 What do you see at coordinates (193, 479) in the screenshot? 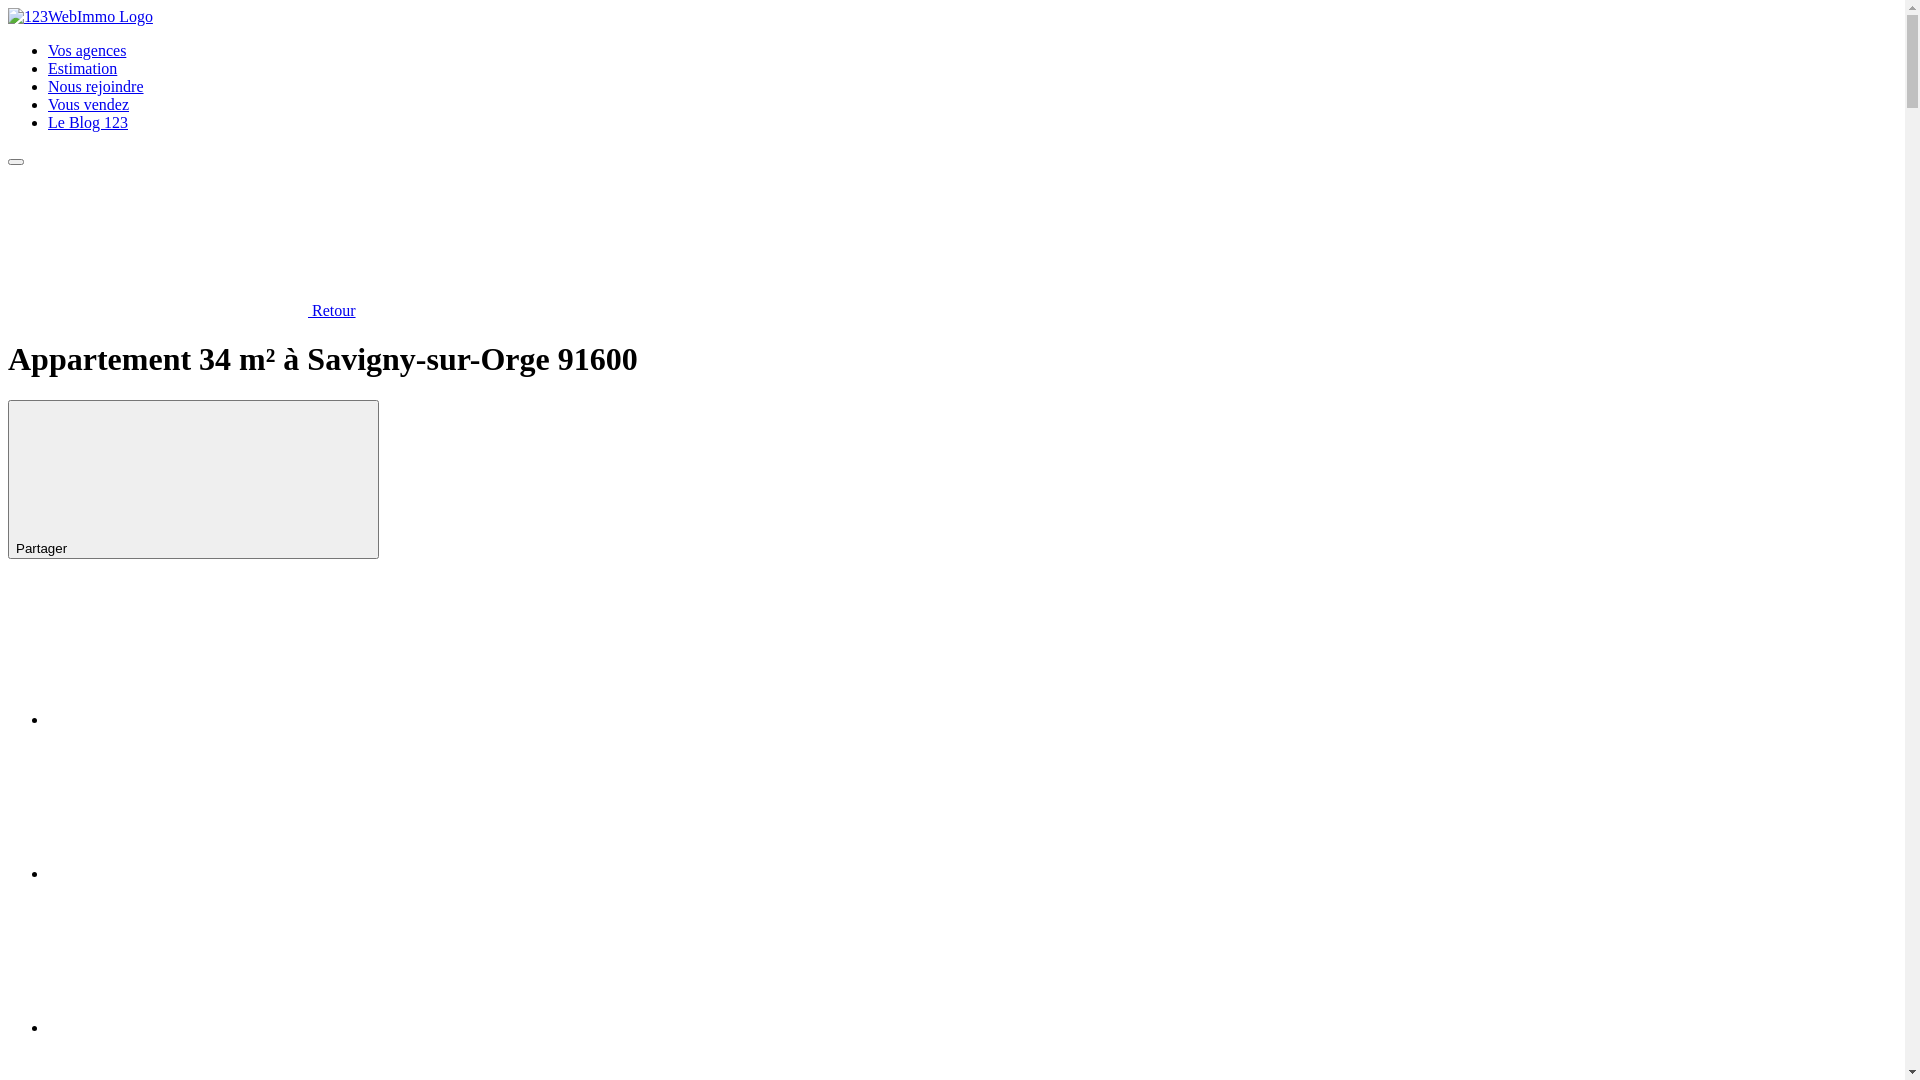
I see `'Partager'` at bounding box center [193, 479].